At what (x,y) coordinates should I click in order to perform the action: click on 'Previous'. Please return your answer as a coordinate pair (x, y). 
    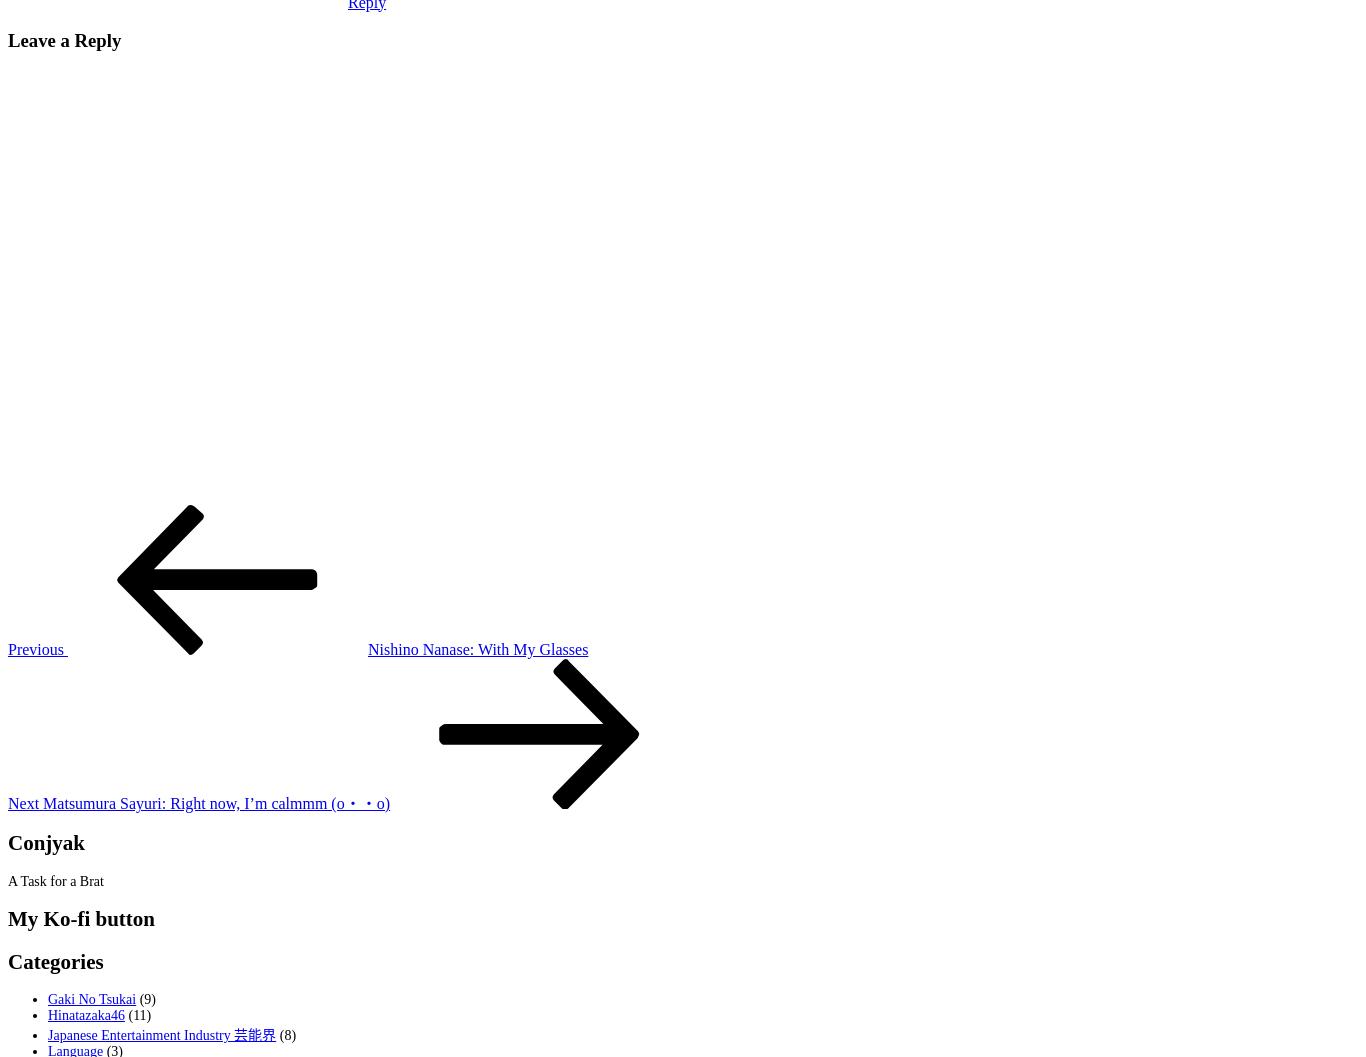
    Looking at the image, I should click on (36, 648).